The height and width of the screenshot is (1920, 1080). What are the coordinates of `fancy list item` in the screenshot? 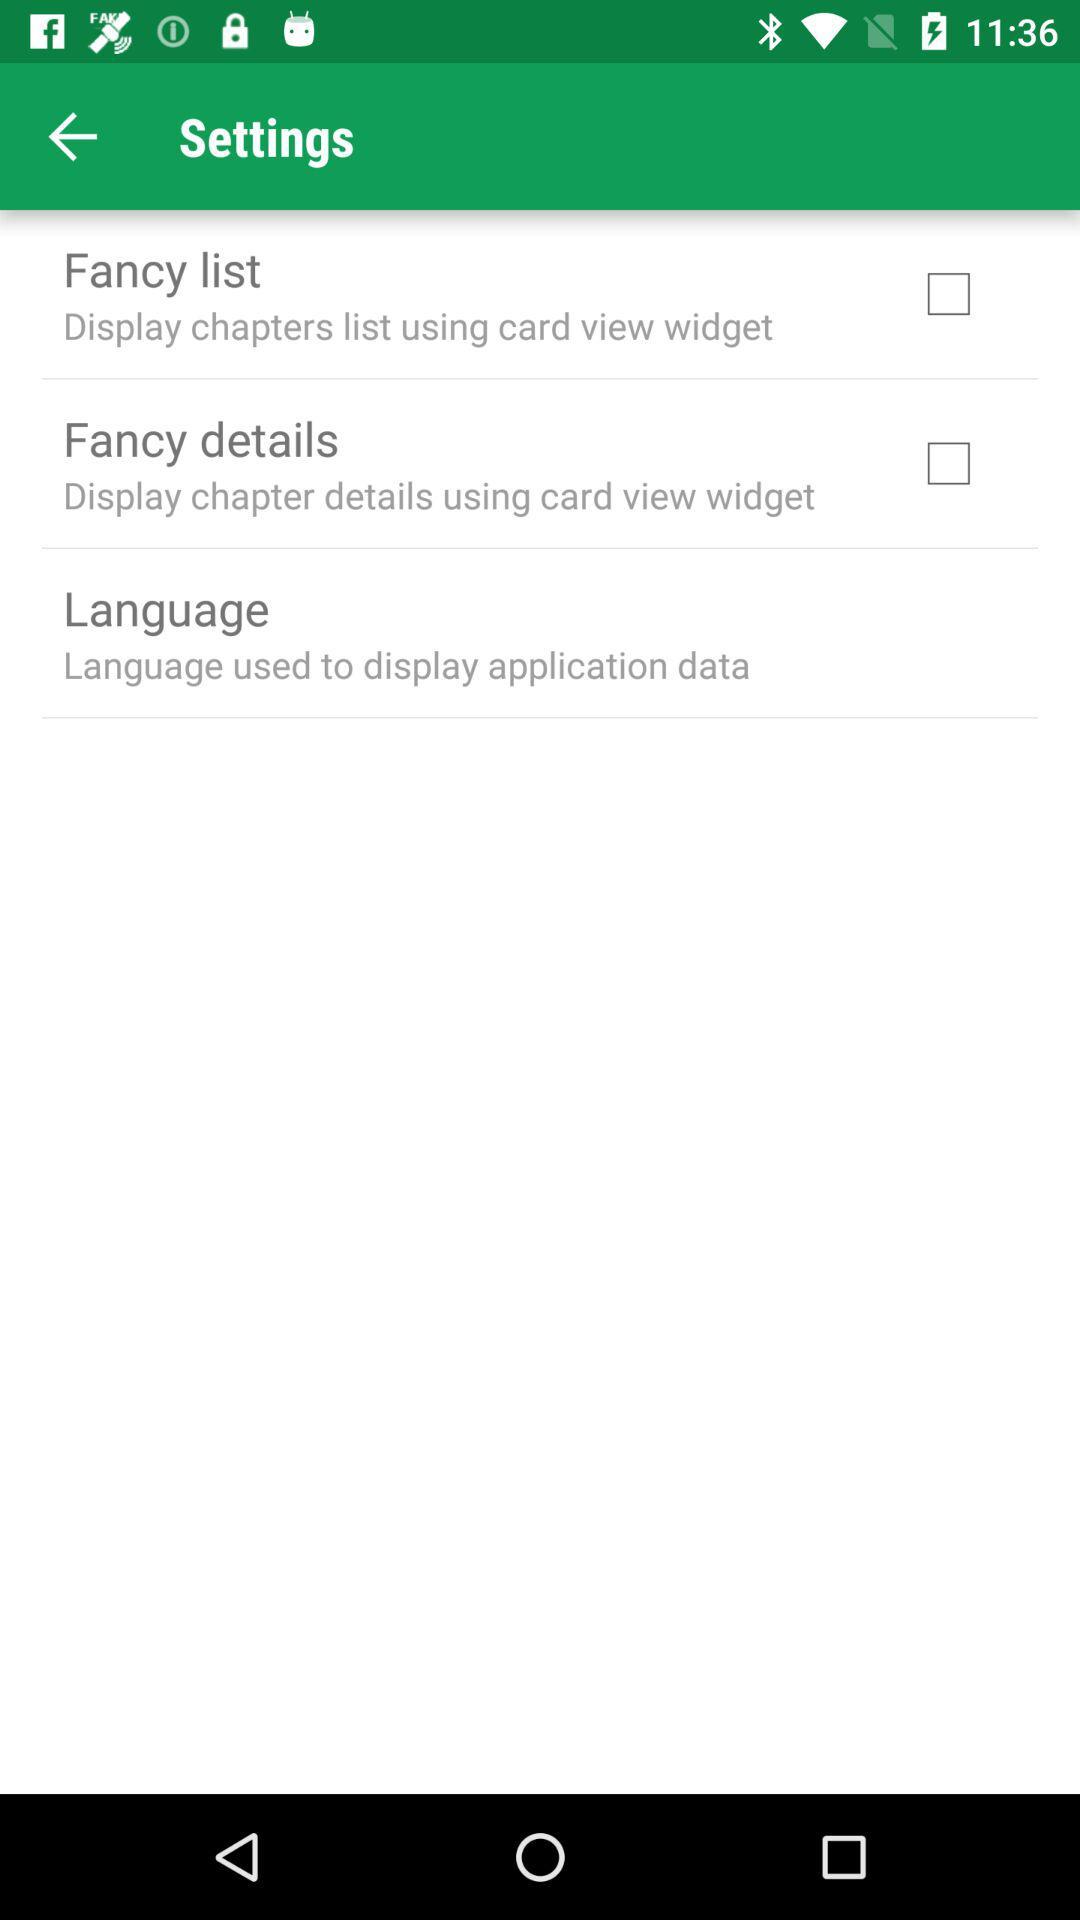 It's located at (161, 267).